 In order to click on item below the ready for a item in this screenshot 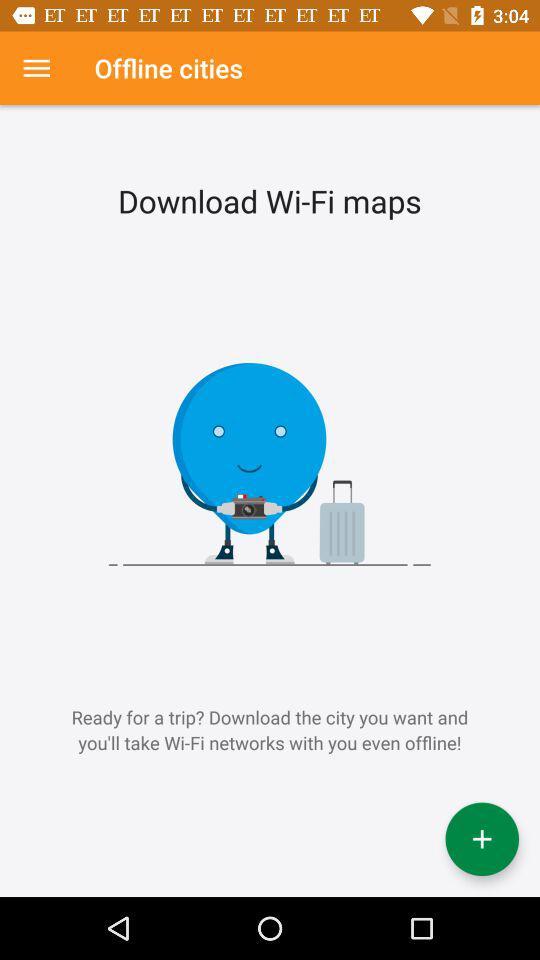, I will do `click(481, 839)`.